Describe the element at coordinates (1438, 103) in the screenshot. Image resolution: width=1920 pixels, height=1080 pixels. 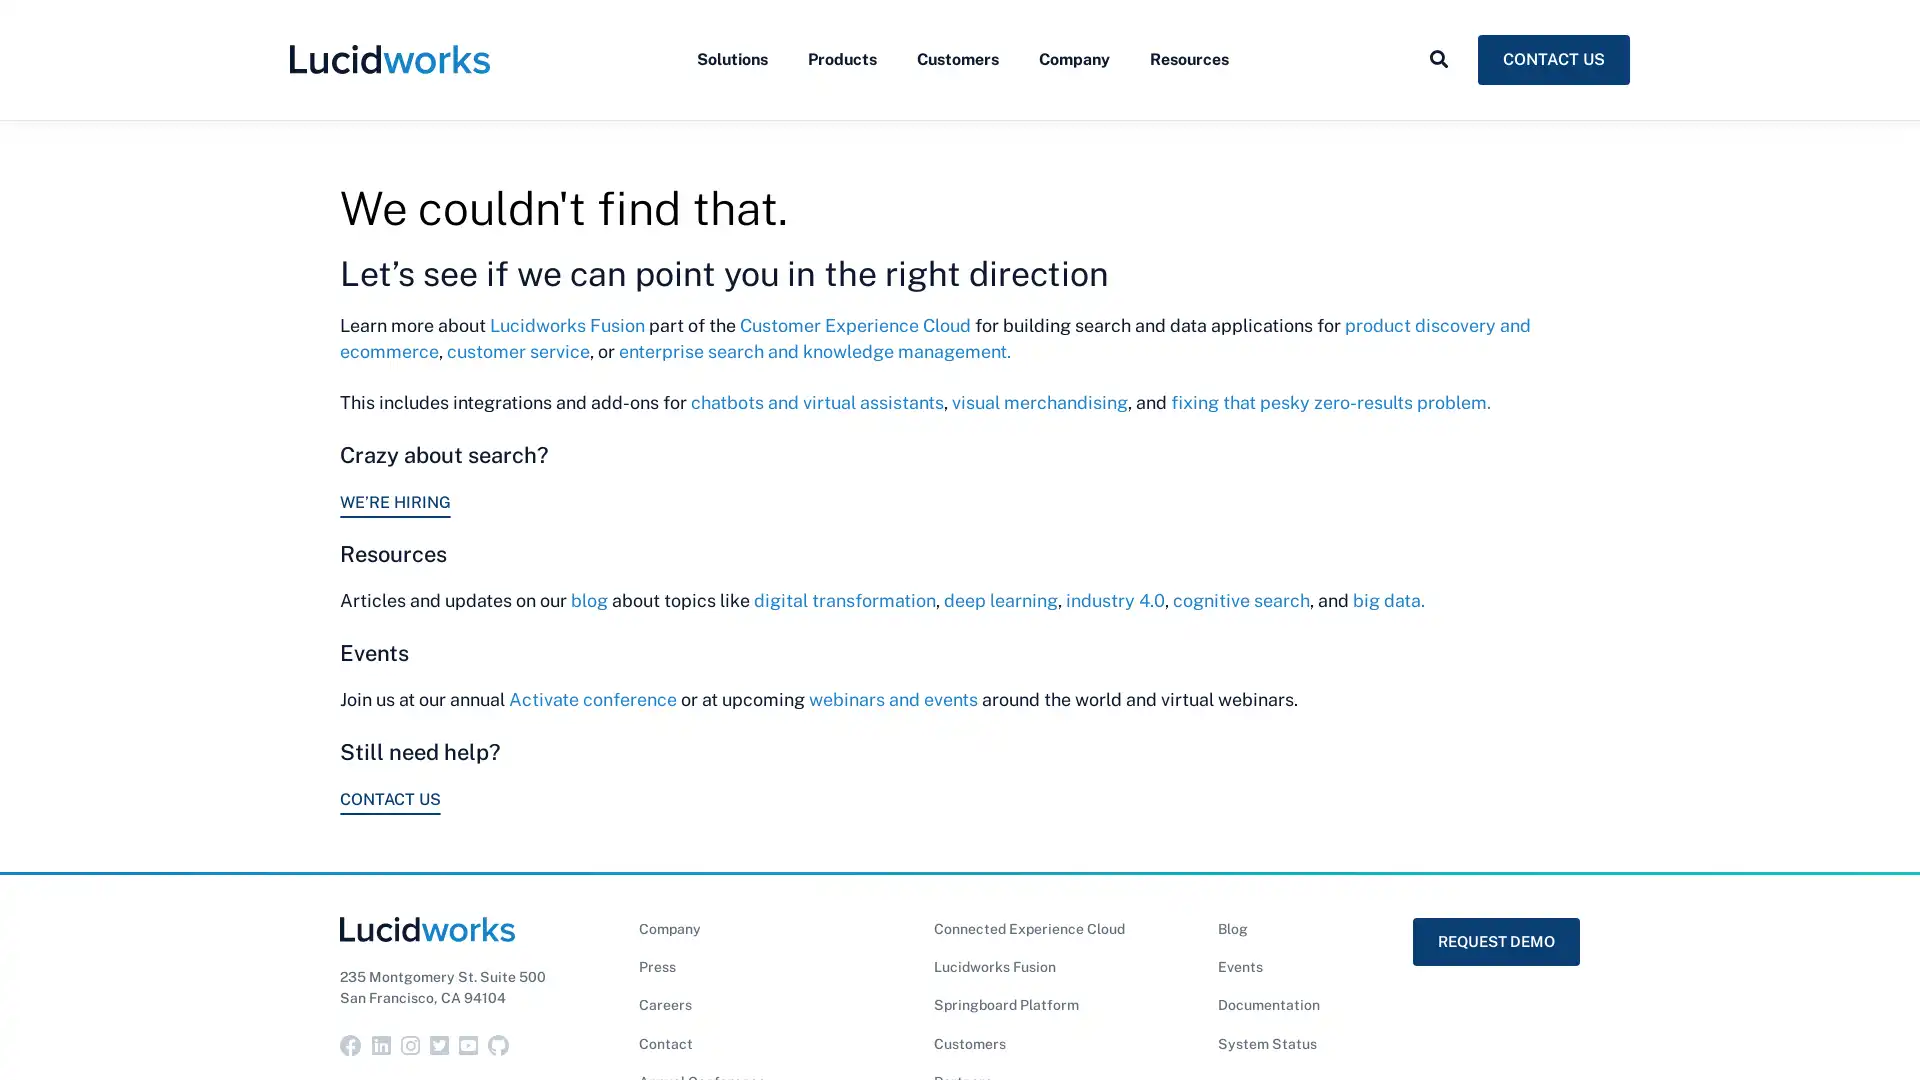
I see `TOGGLE DROPDOWN` at that location.